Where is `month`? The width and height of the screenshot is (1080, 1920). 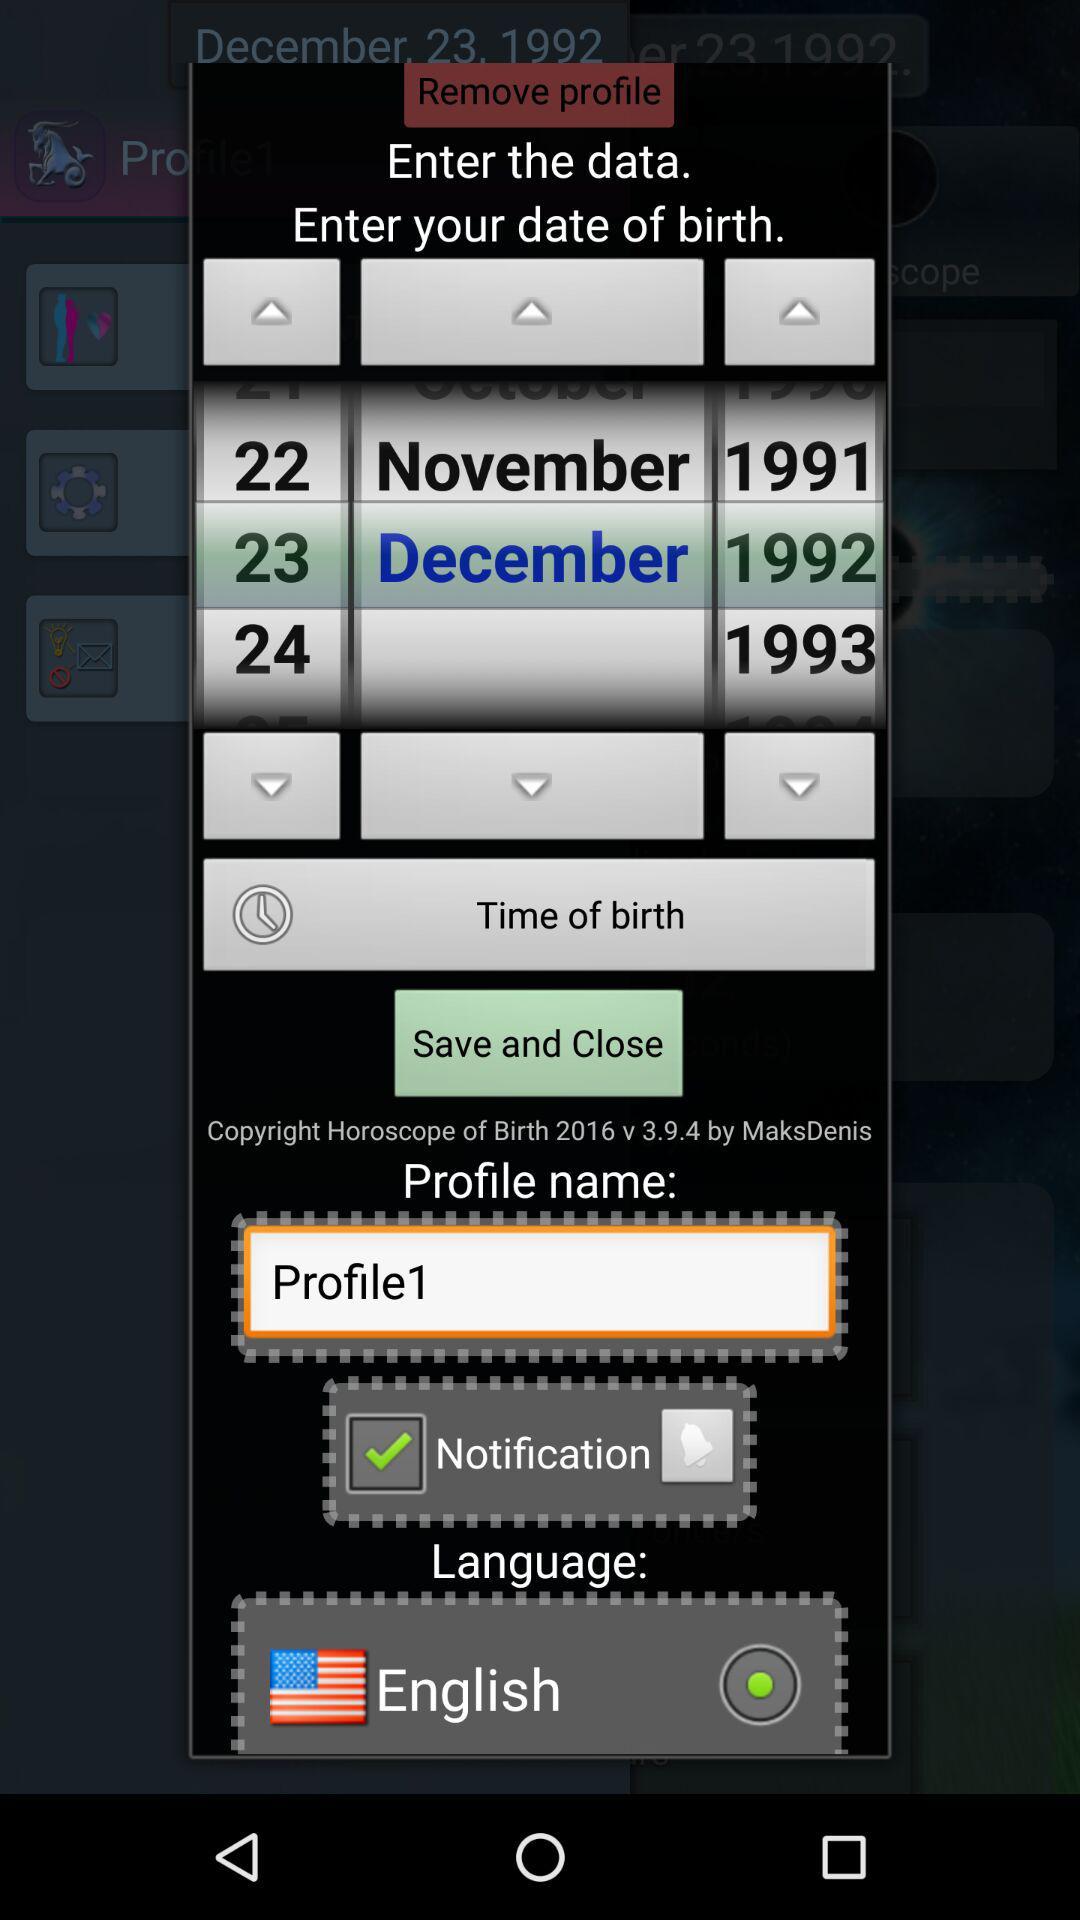 month is located at coordinates (531, 316).